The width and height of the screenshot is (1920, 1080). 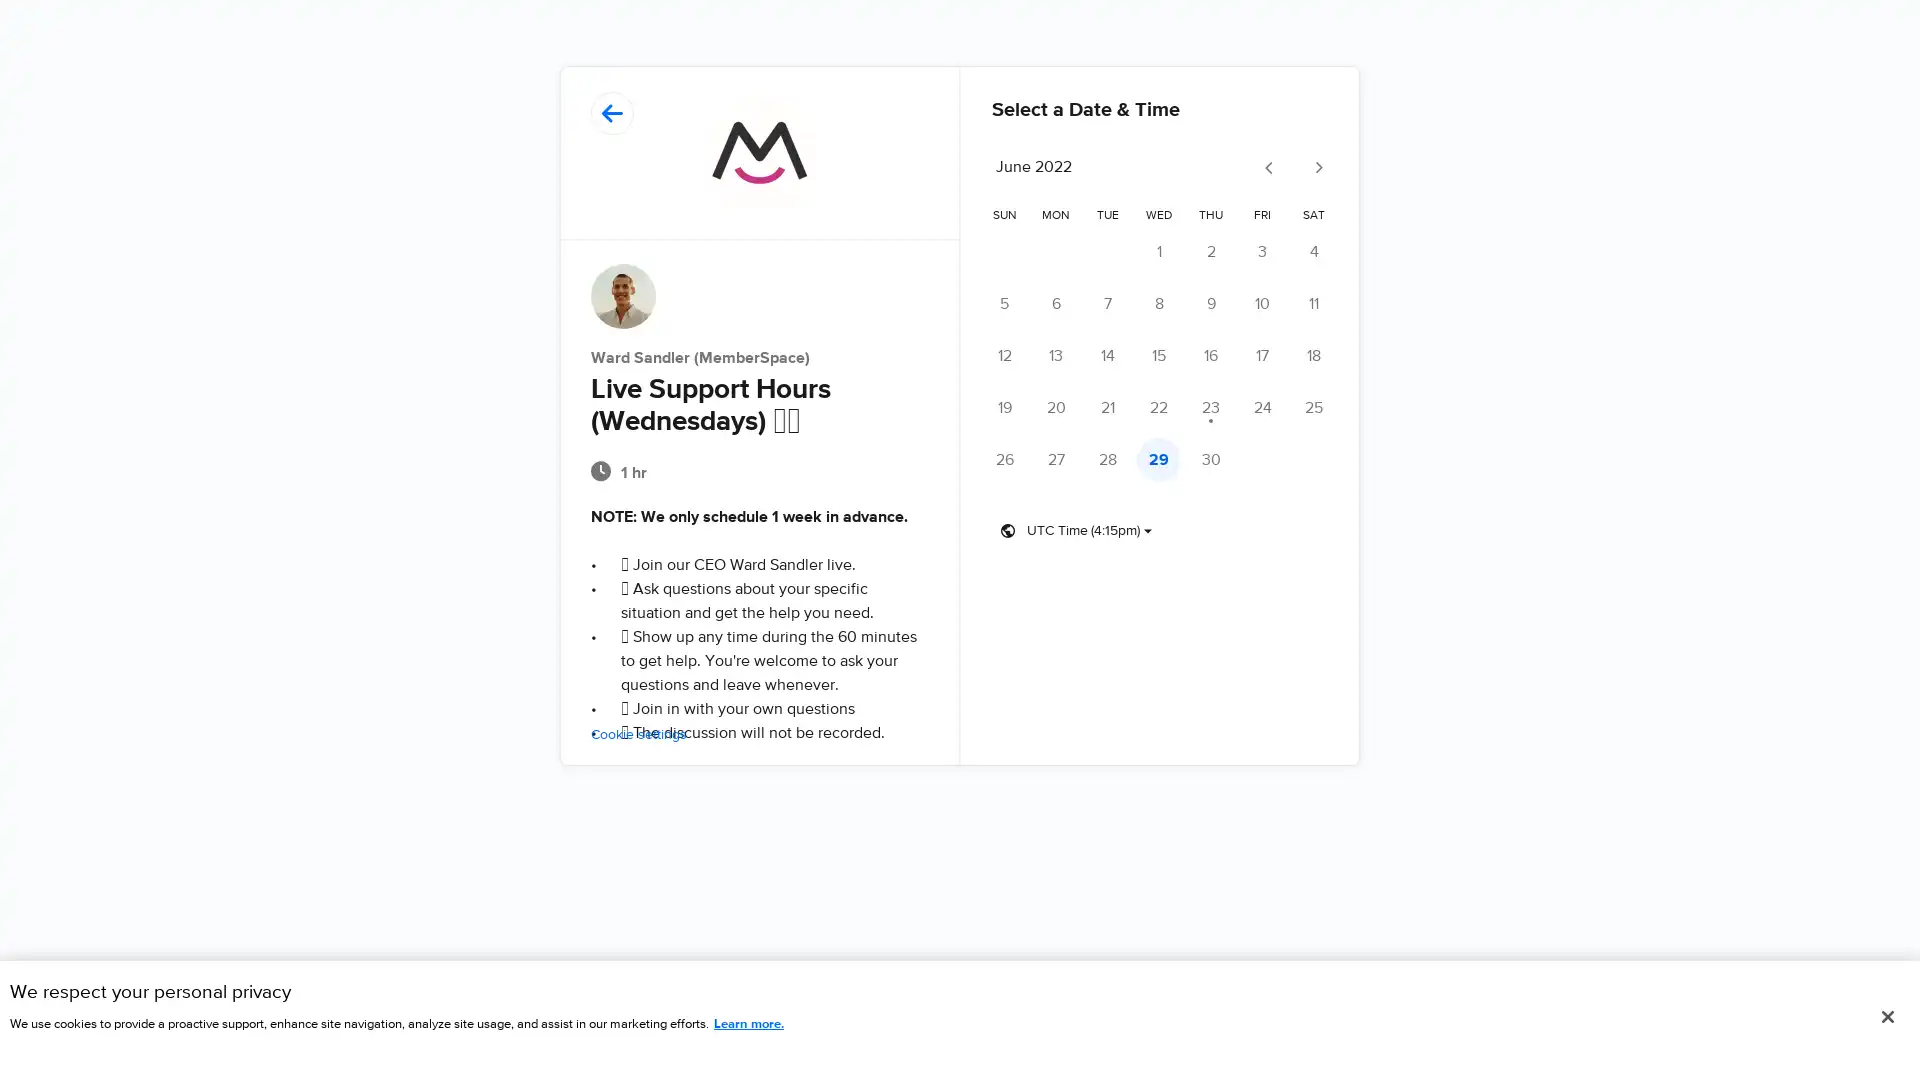 I want to click on Thursday, June 23 - No times available, so click(x=1209, y=407).